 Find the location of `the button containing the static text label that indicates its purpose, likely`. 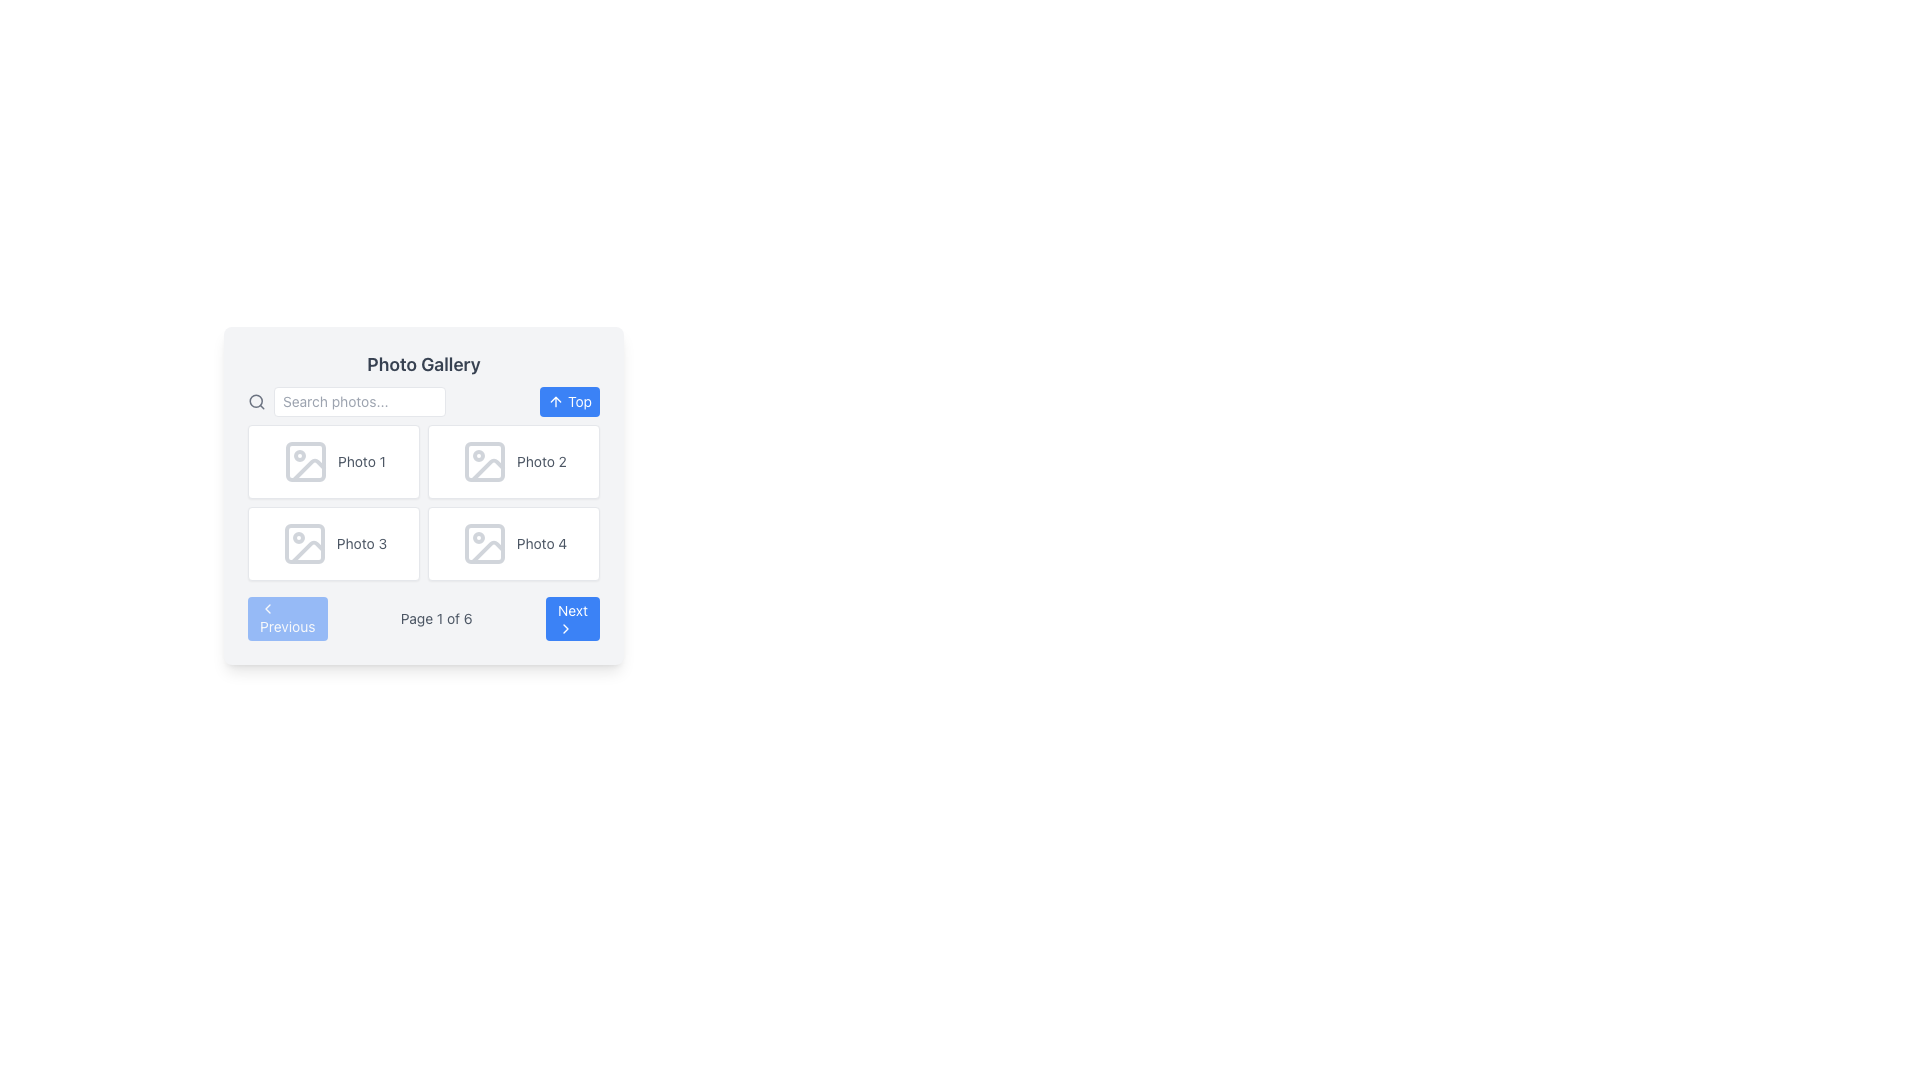

the button containing the static text label that indicates its purpose, likely is located at coordinates (579, 401).